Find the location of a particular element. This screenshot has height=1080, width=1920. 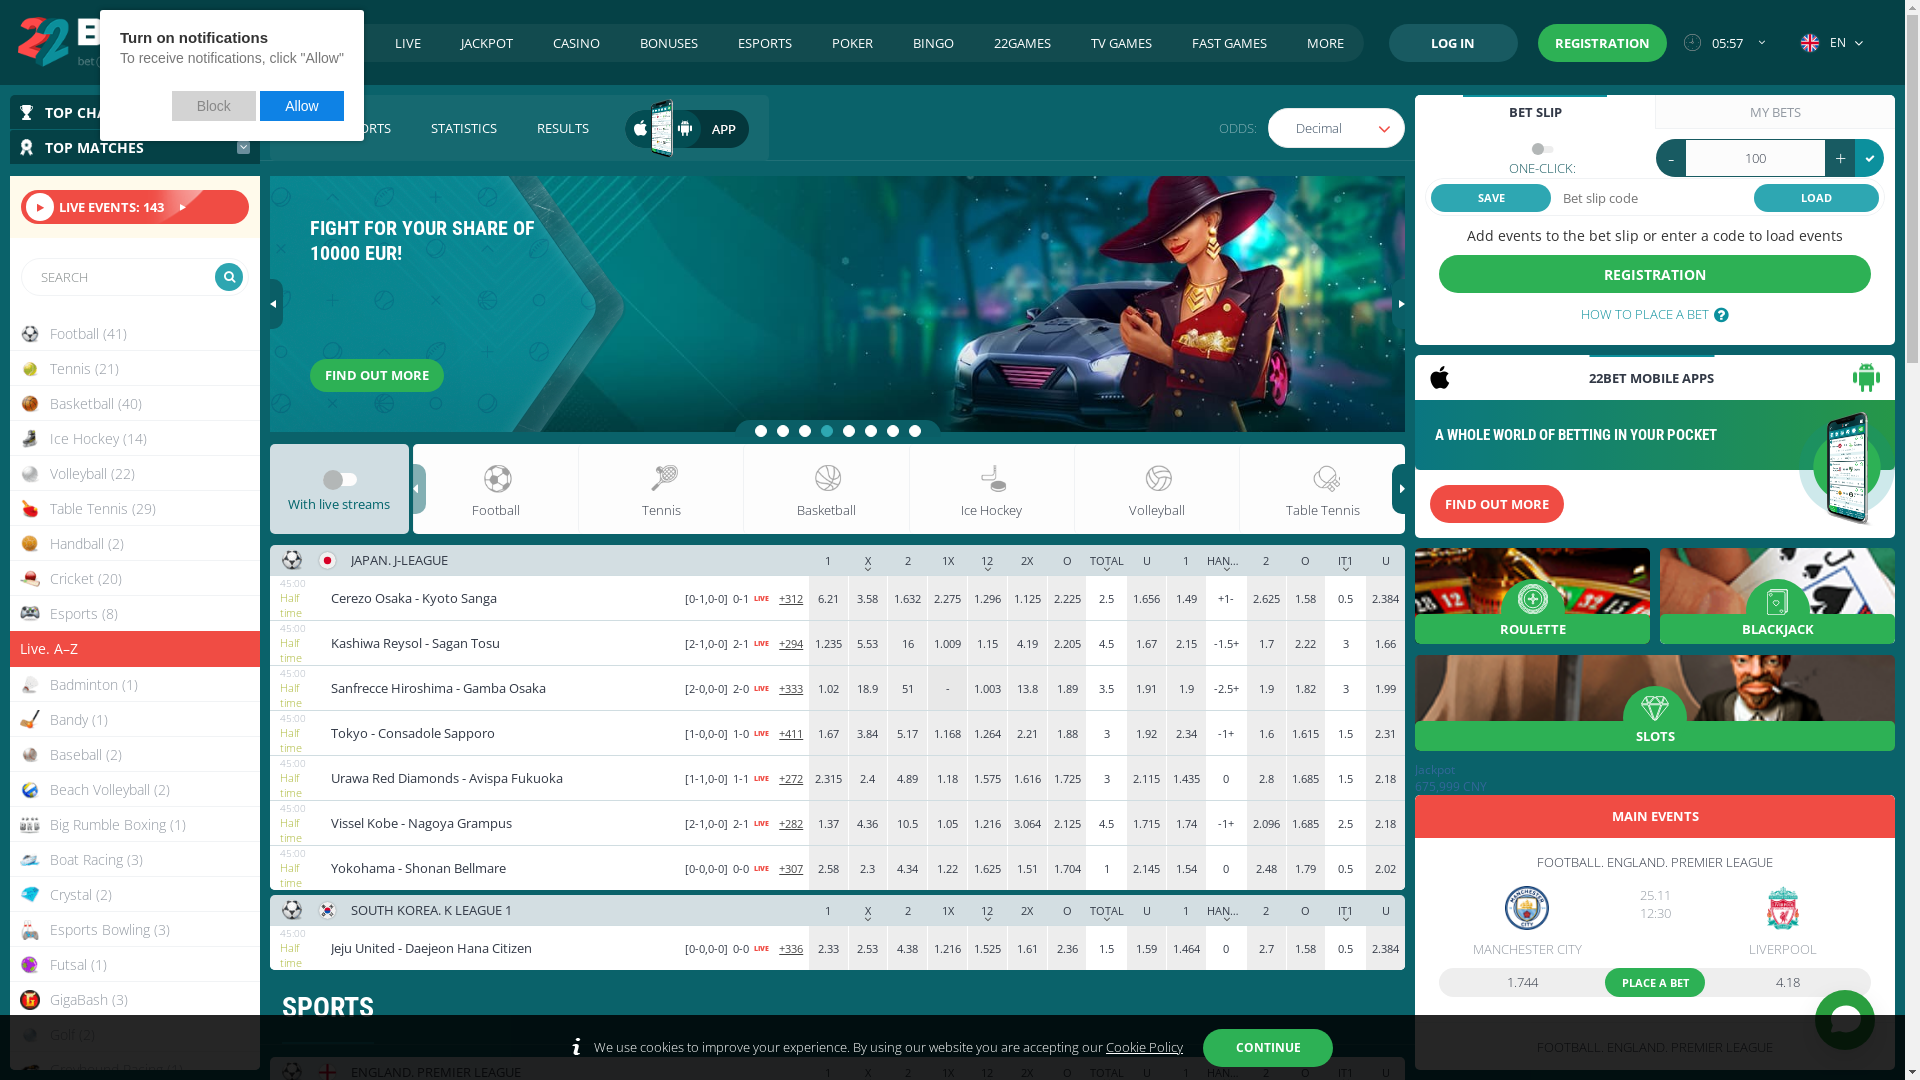

'Golf is located at coordinates (133, 1034).